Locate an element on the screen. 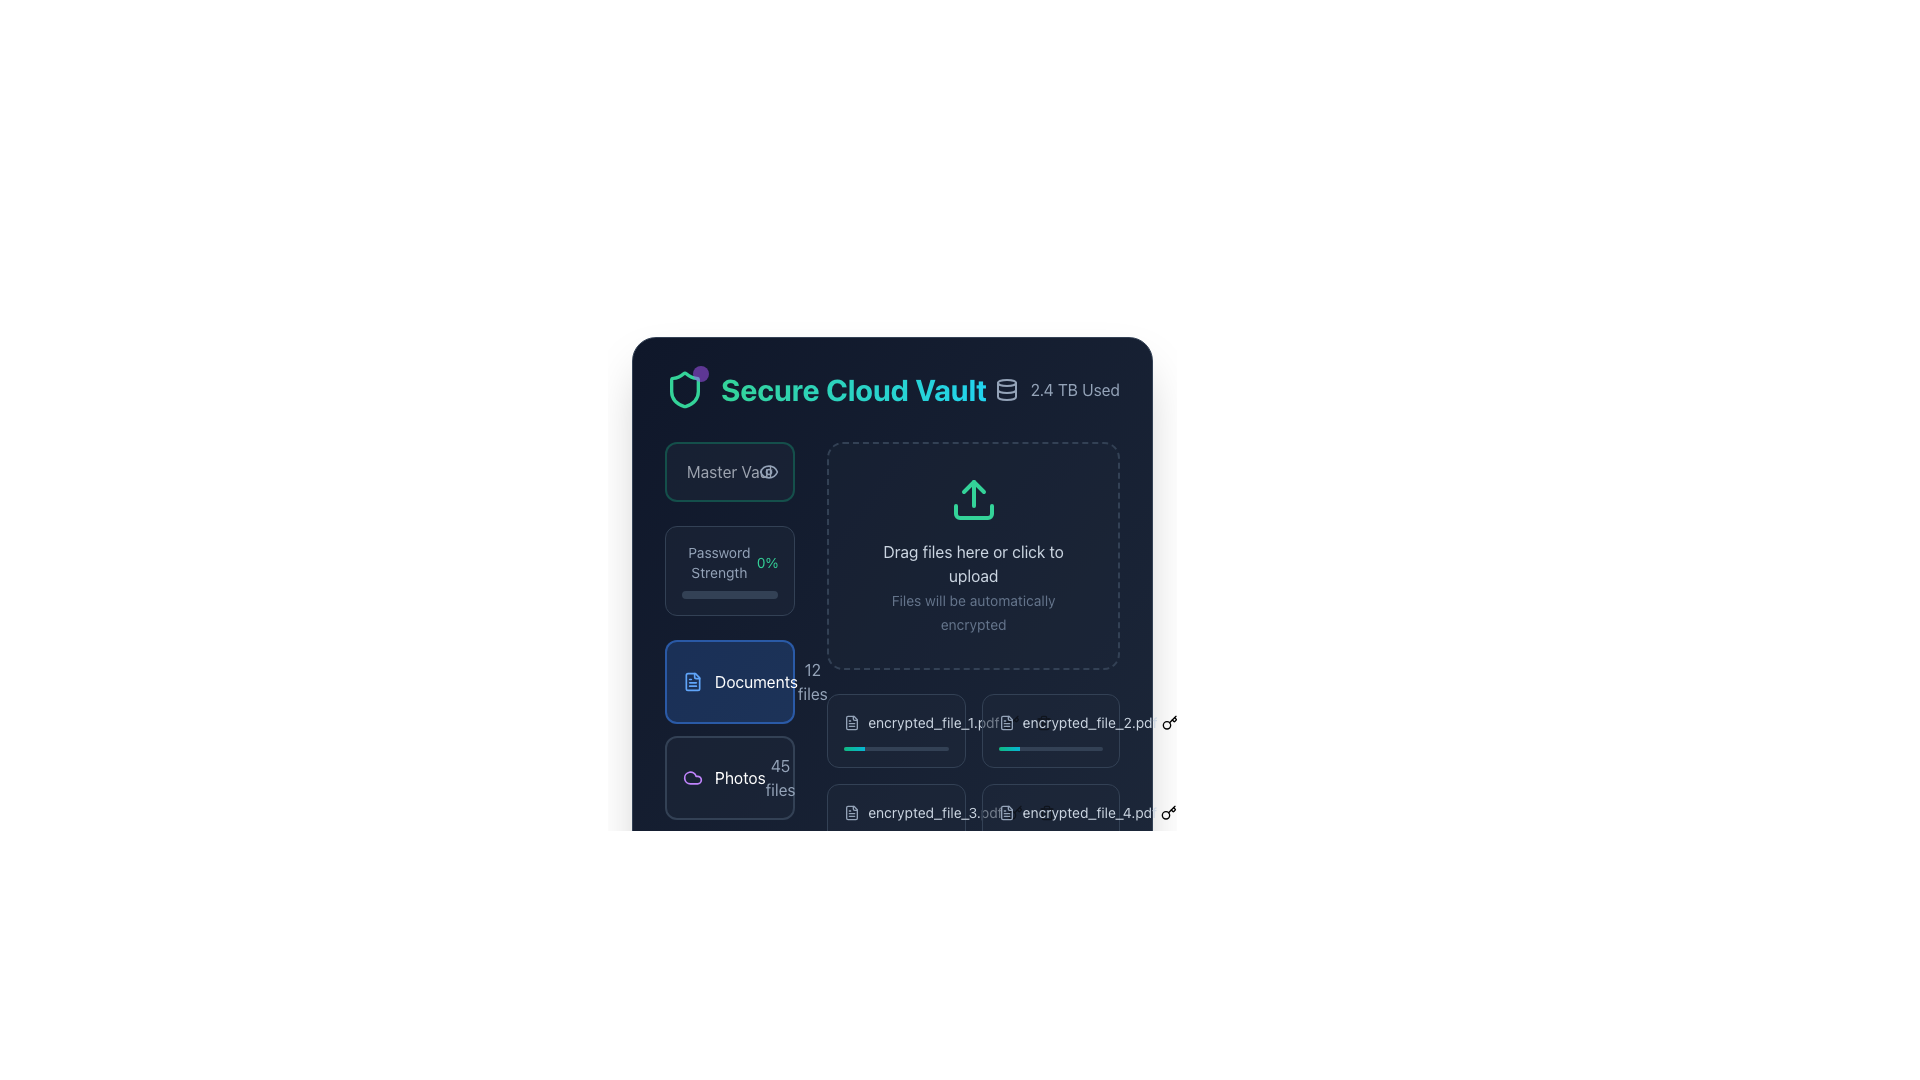 The image size is (1920, 1080). the Text Label that serves as a header for the cloud vault storage section, positioned below the shield-shaped icon and aligned with the '2.4 TB Used' text is located at coordinates (826, 389).